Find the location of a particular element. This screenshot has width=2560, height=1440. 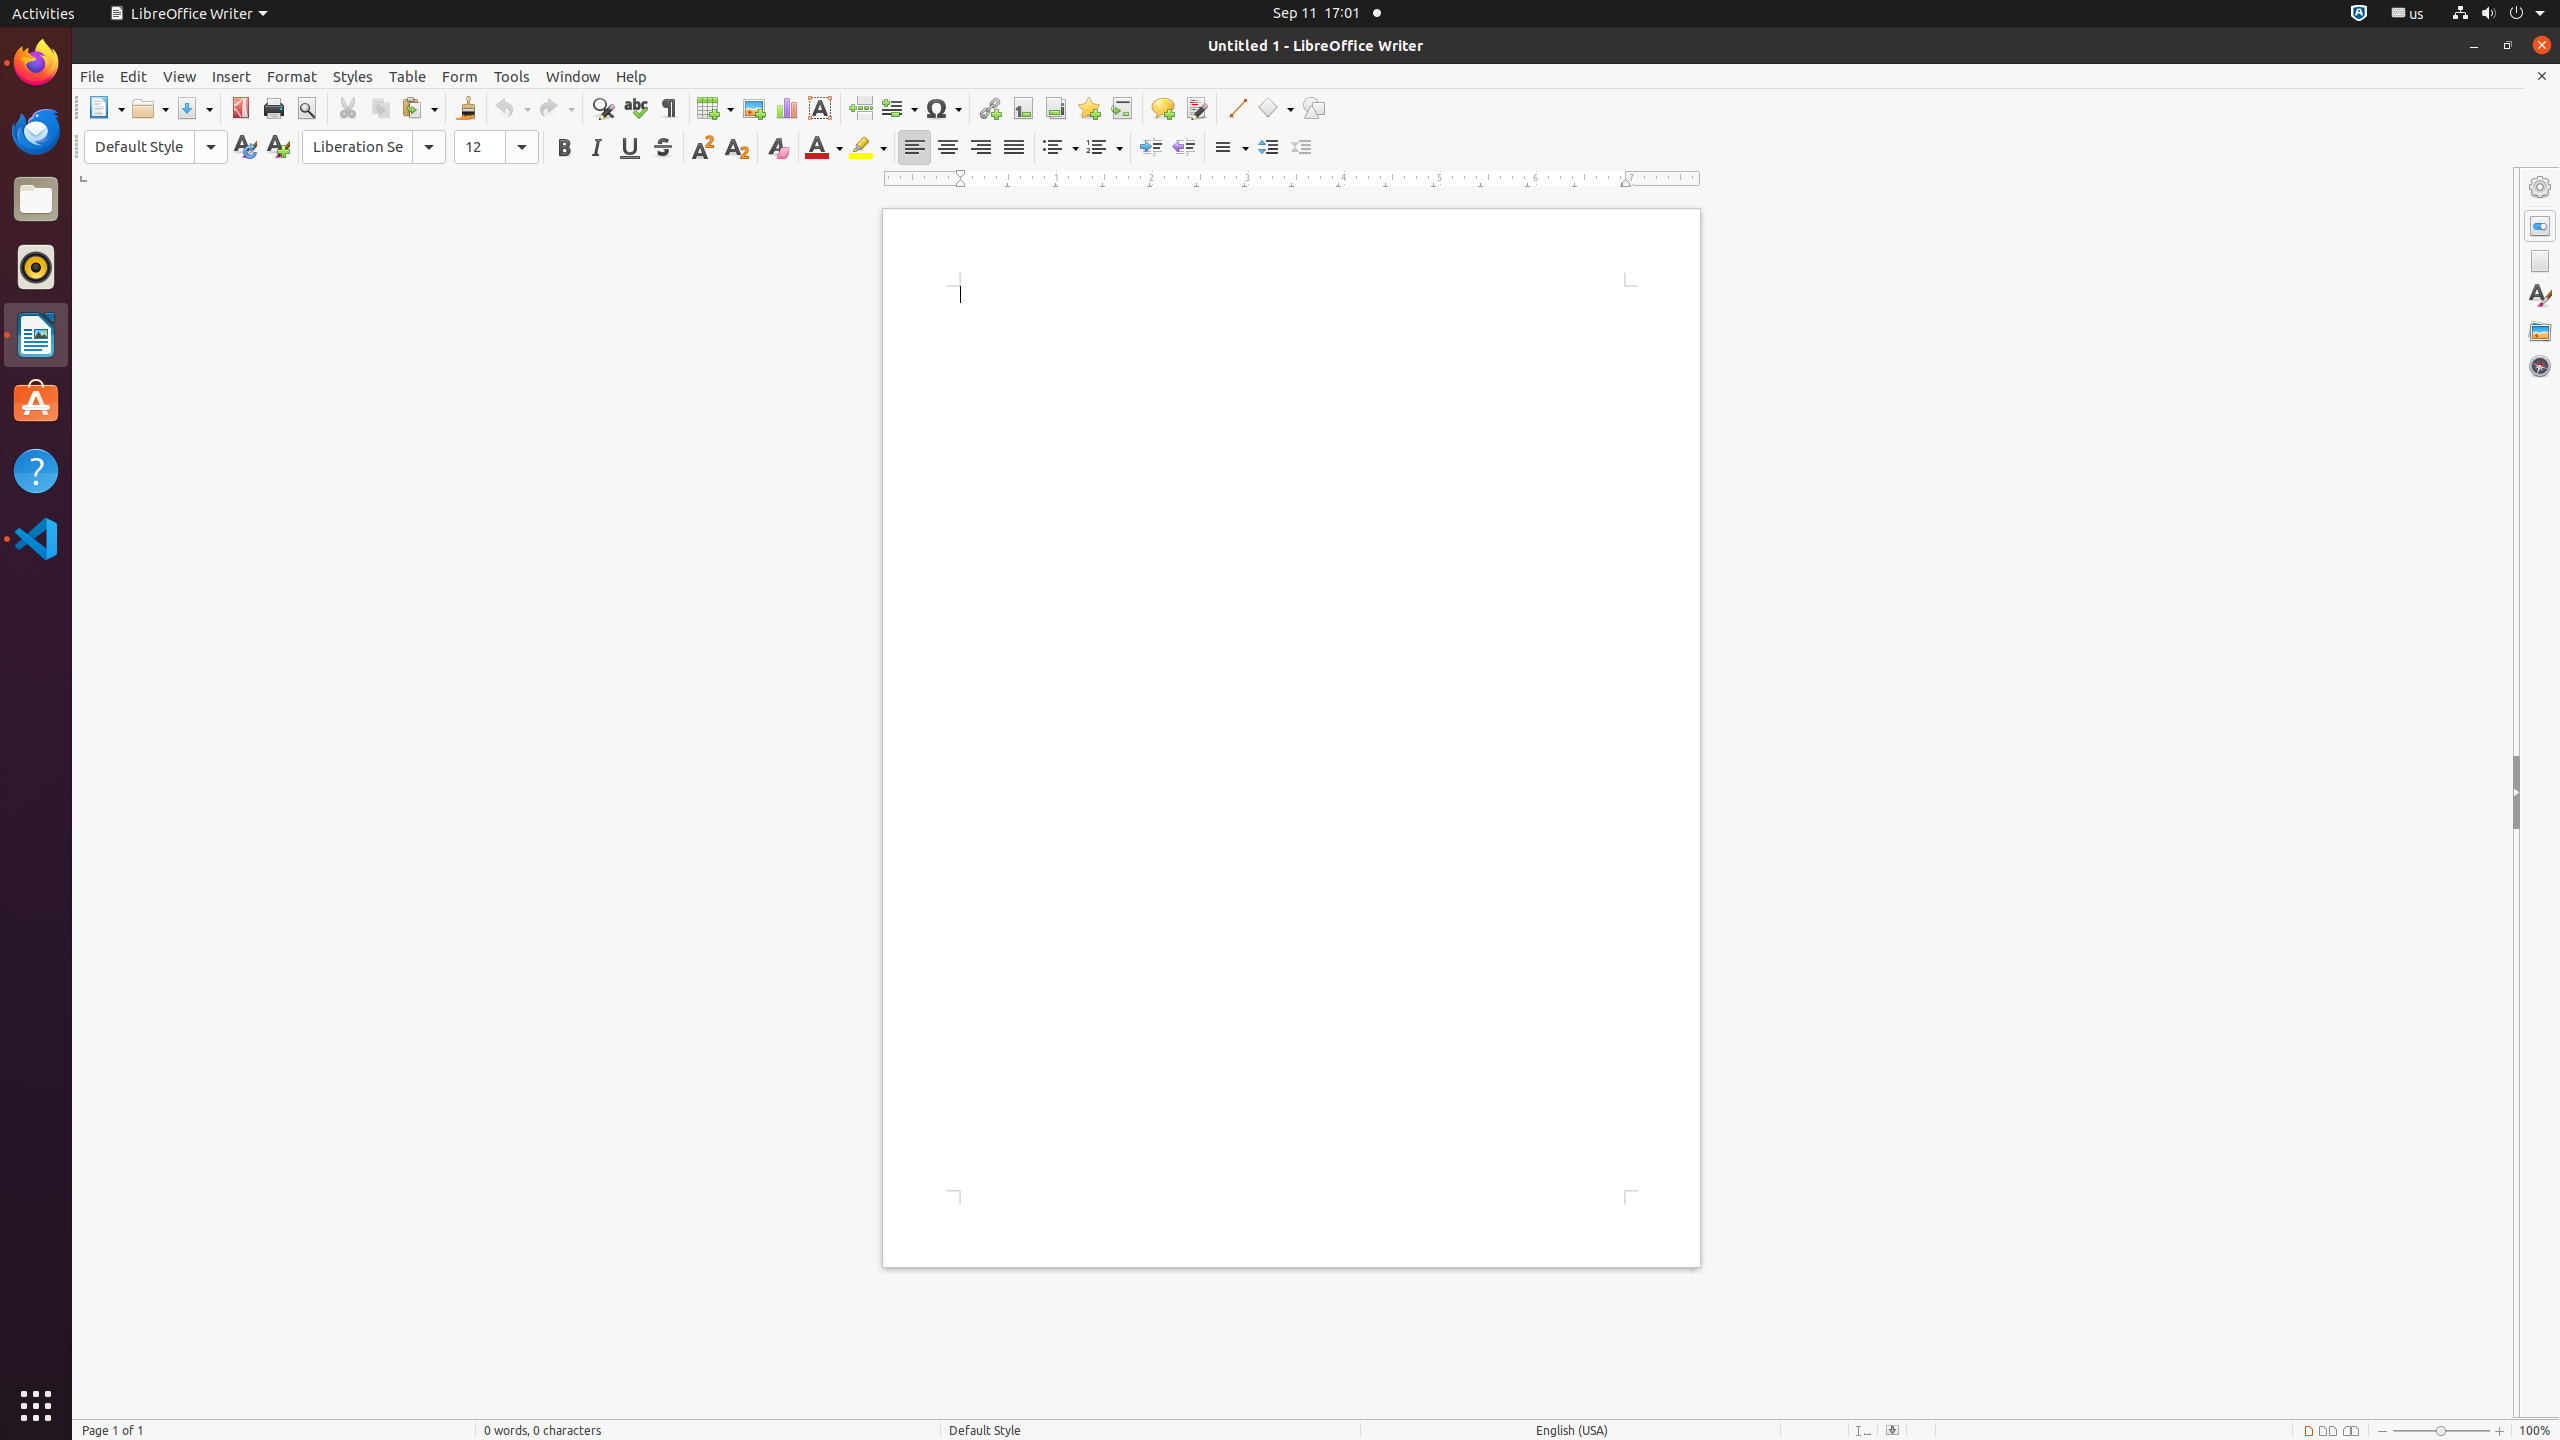

'Redo' is located at coordinates (555, 107).